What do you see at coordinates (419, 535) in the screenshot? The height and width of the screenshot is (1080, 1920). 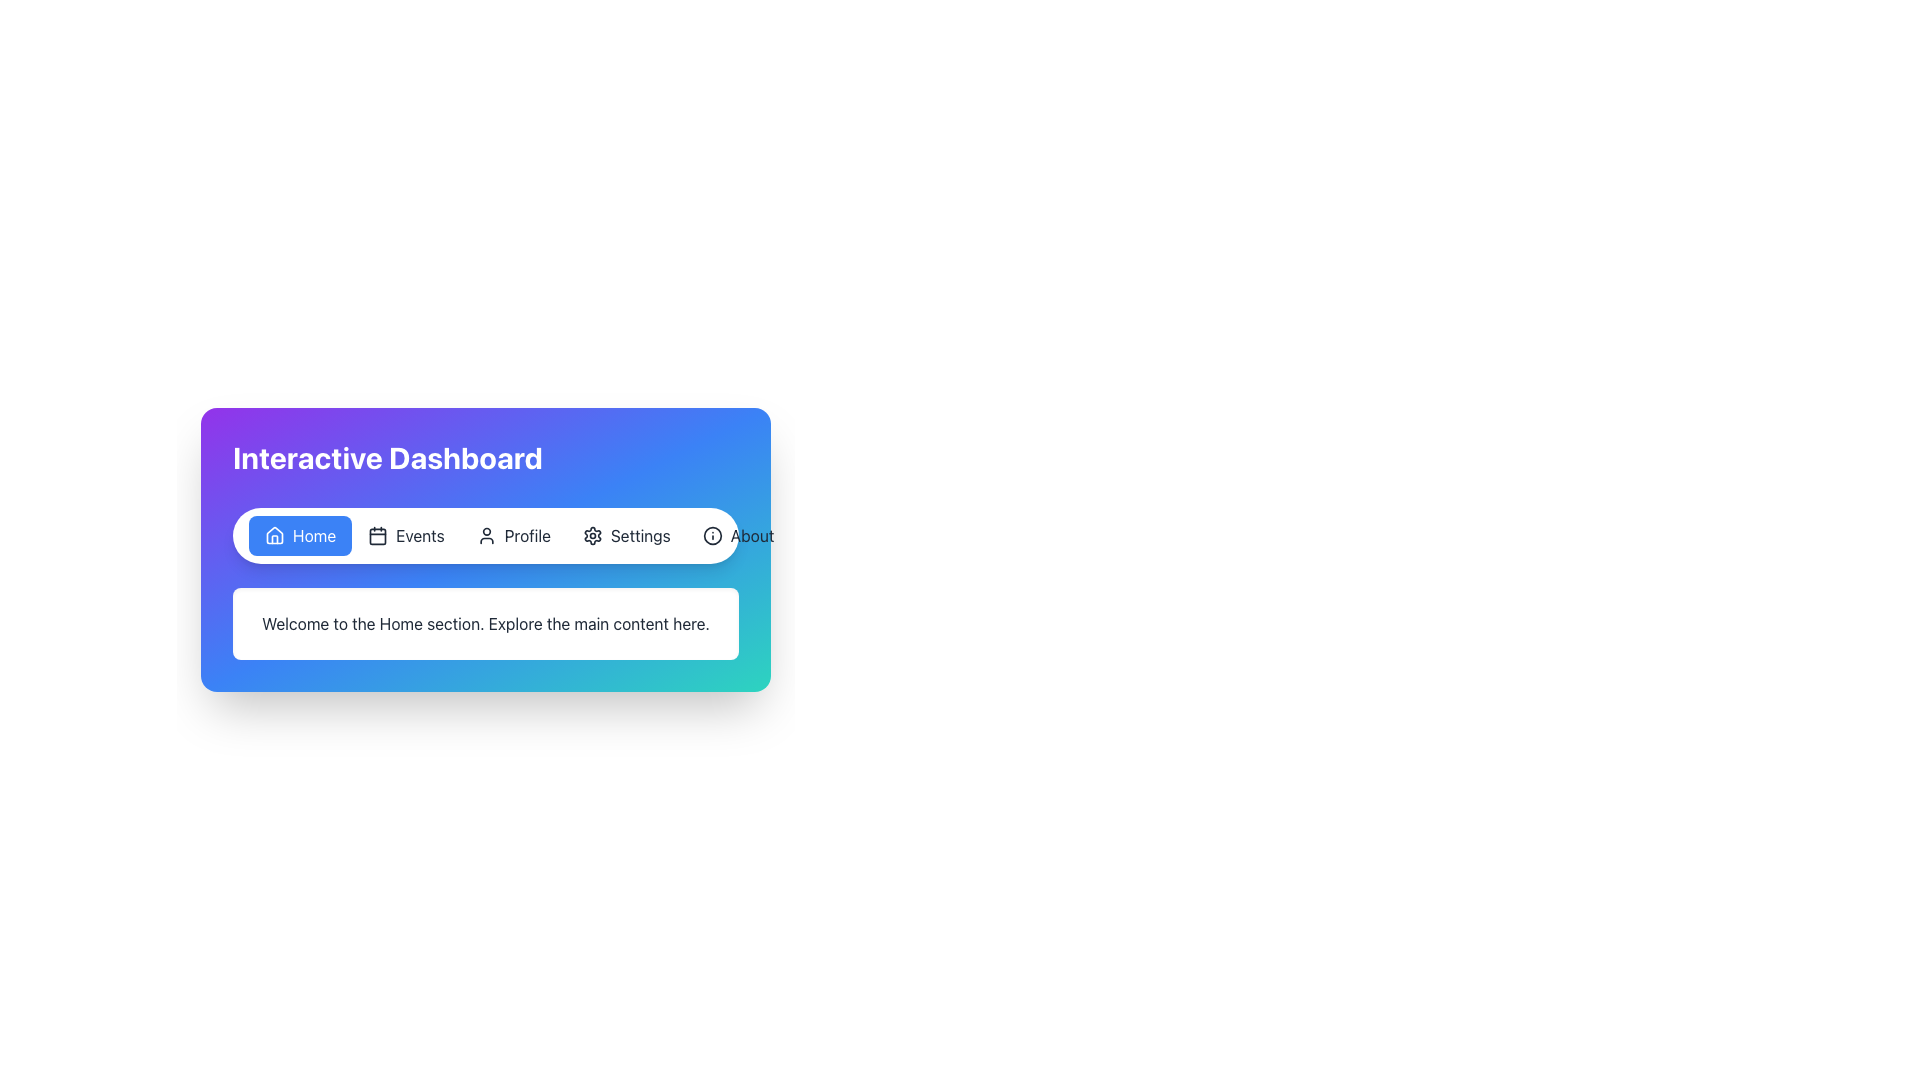 I see `the 'Events' navigation item in the navigation bar` at bounding box center [419, 535].